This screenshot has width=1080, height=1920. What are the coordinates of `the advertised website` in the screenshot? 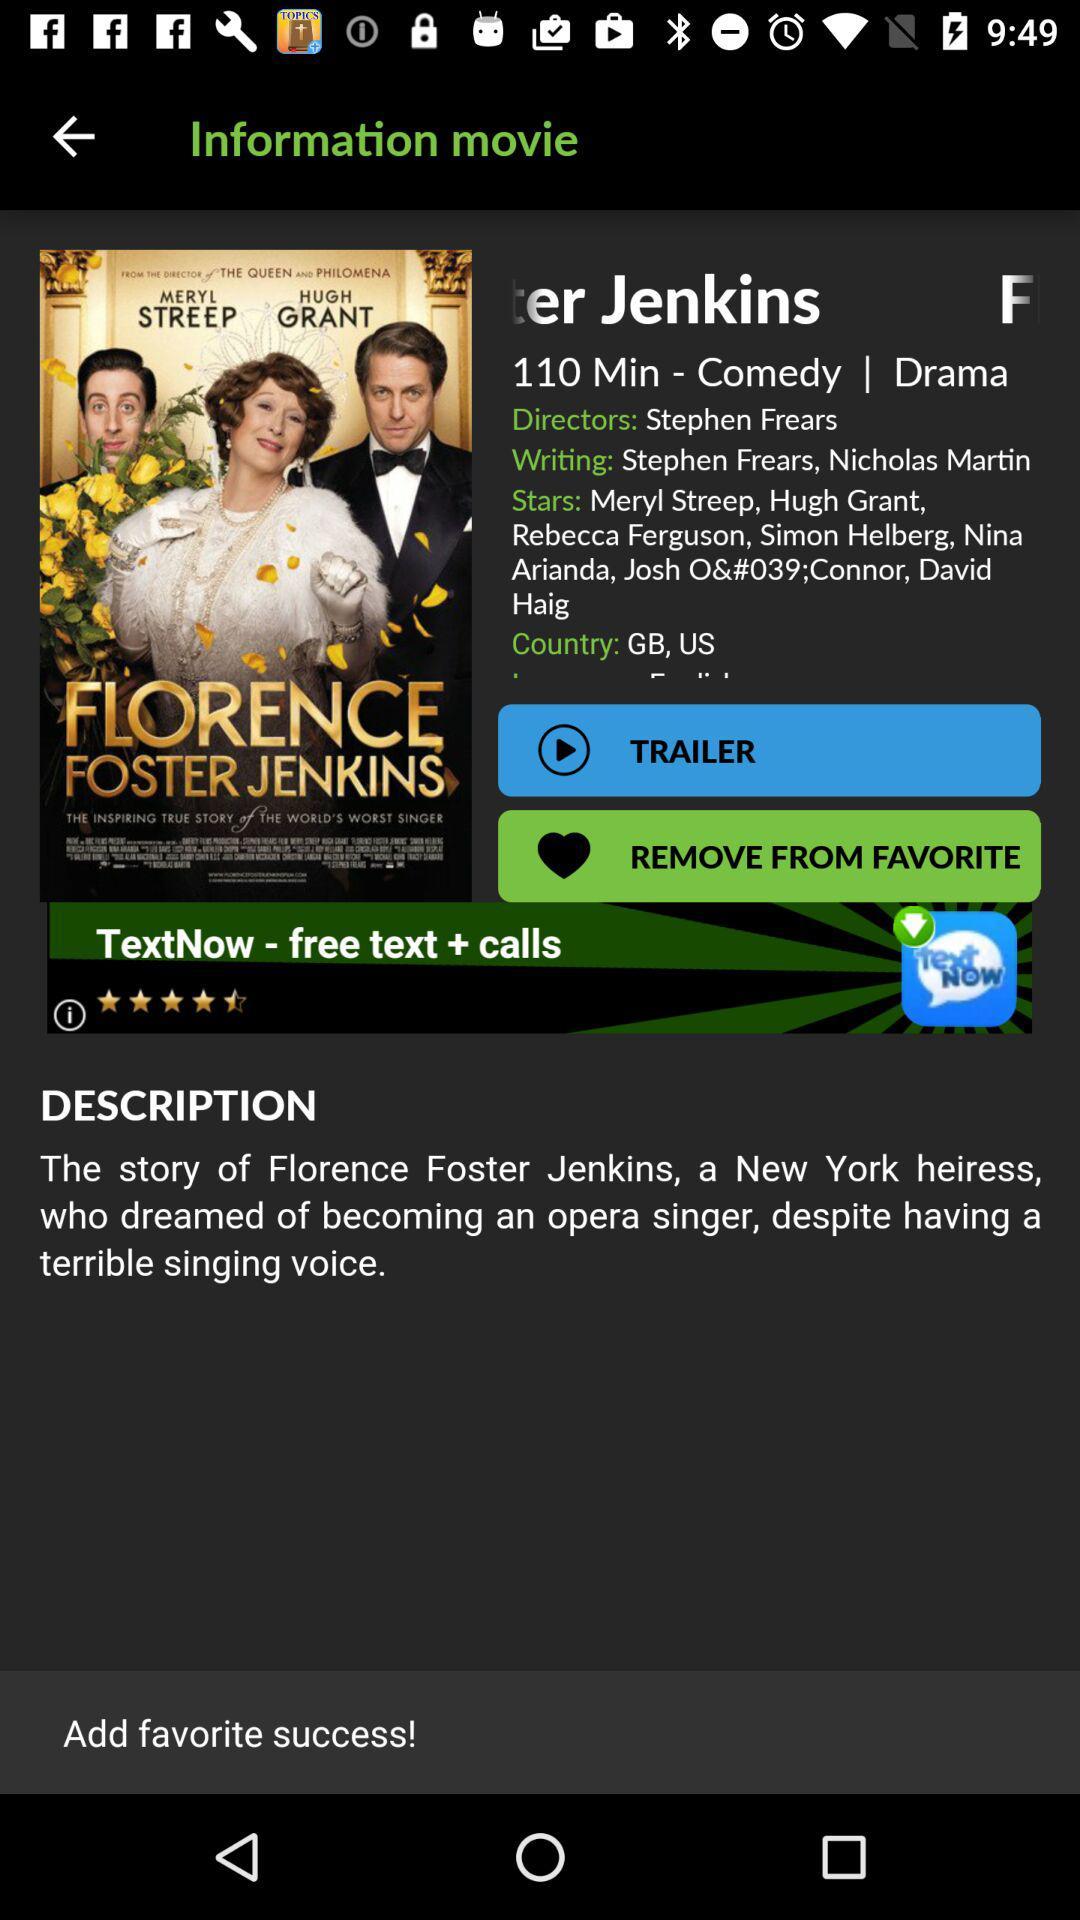 It's located at (538, 967).